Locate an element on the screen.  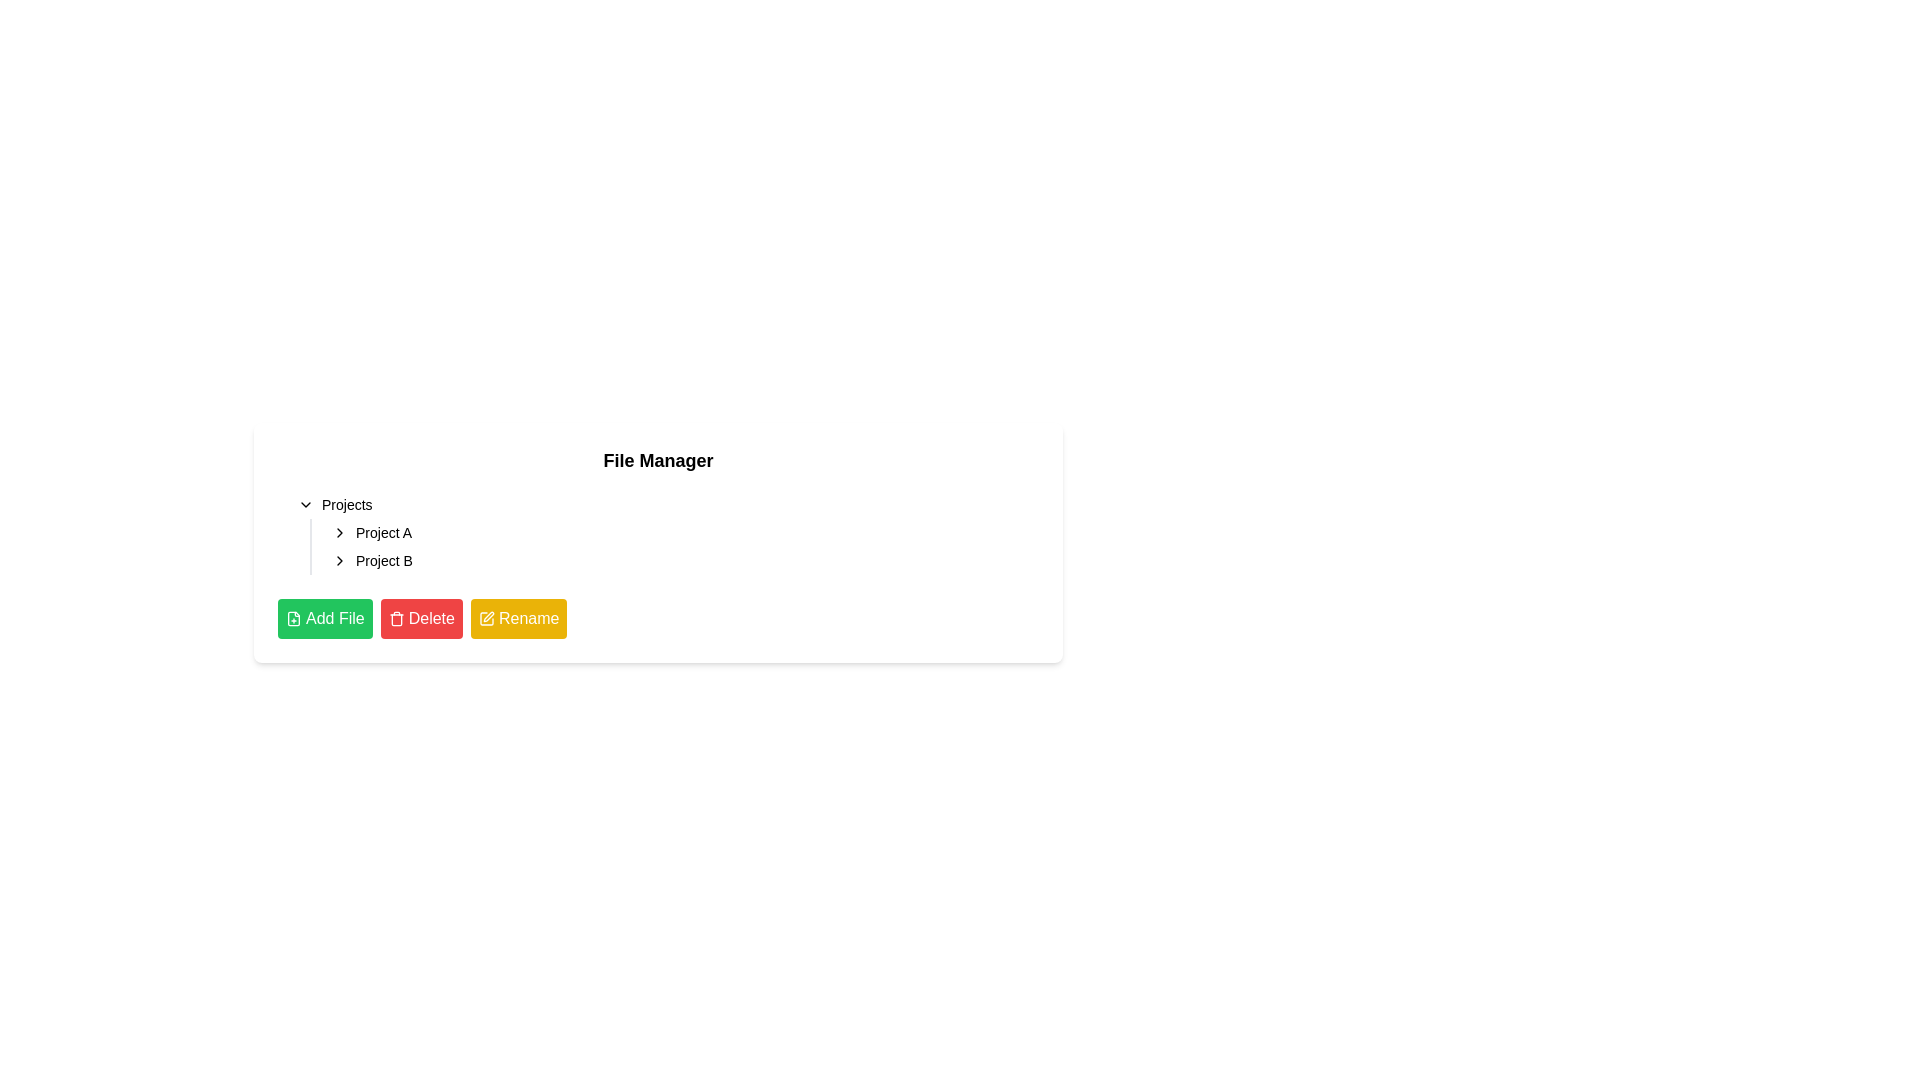
the downward-pointing chevron icon next to the 'Projects' label is located at coordinates (305, 504).